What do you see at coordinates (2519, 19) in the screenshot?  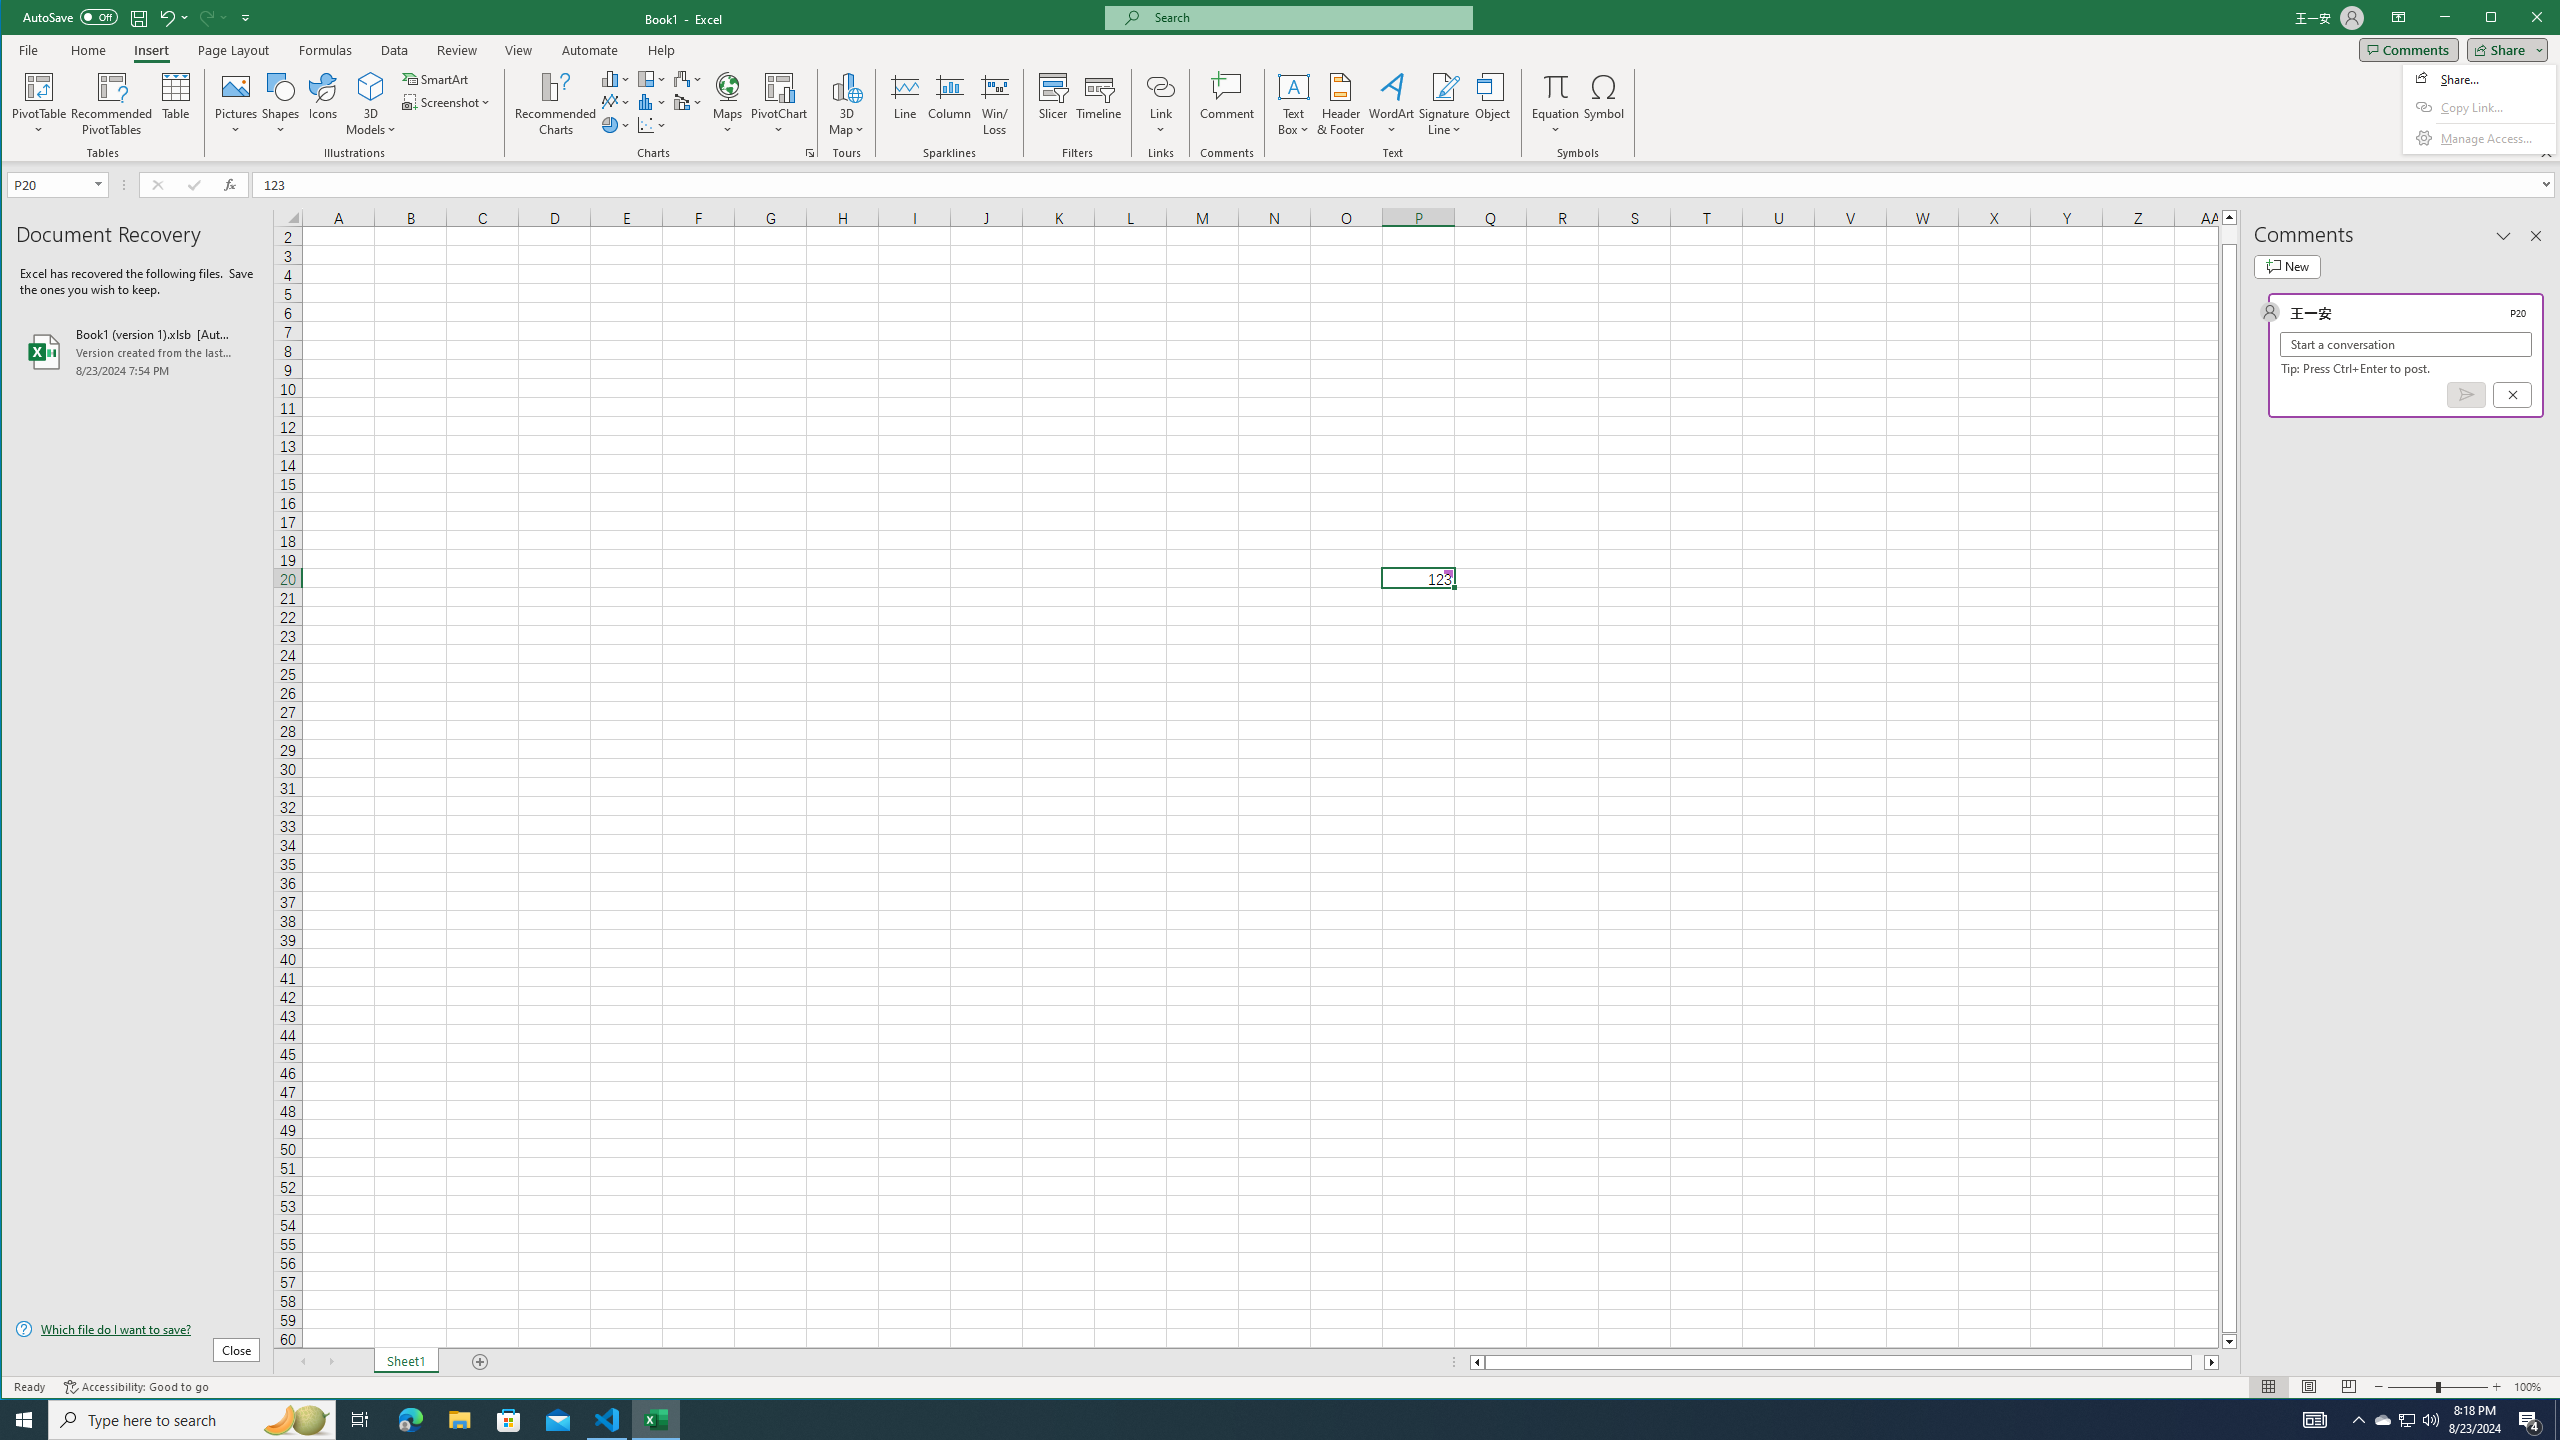 I see `'Maximize'` at bounding box center [2519, 19].